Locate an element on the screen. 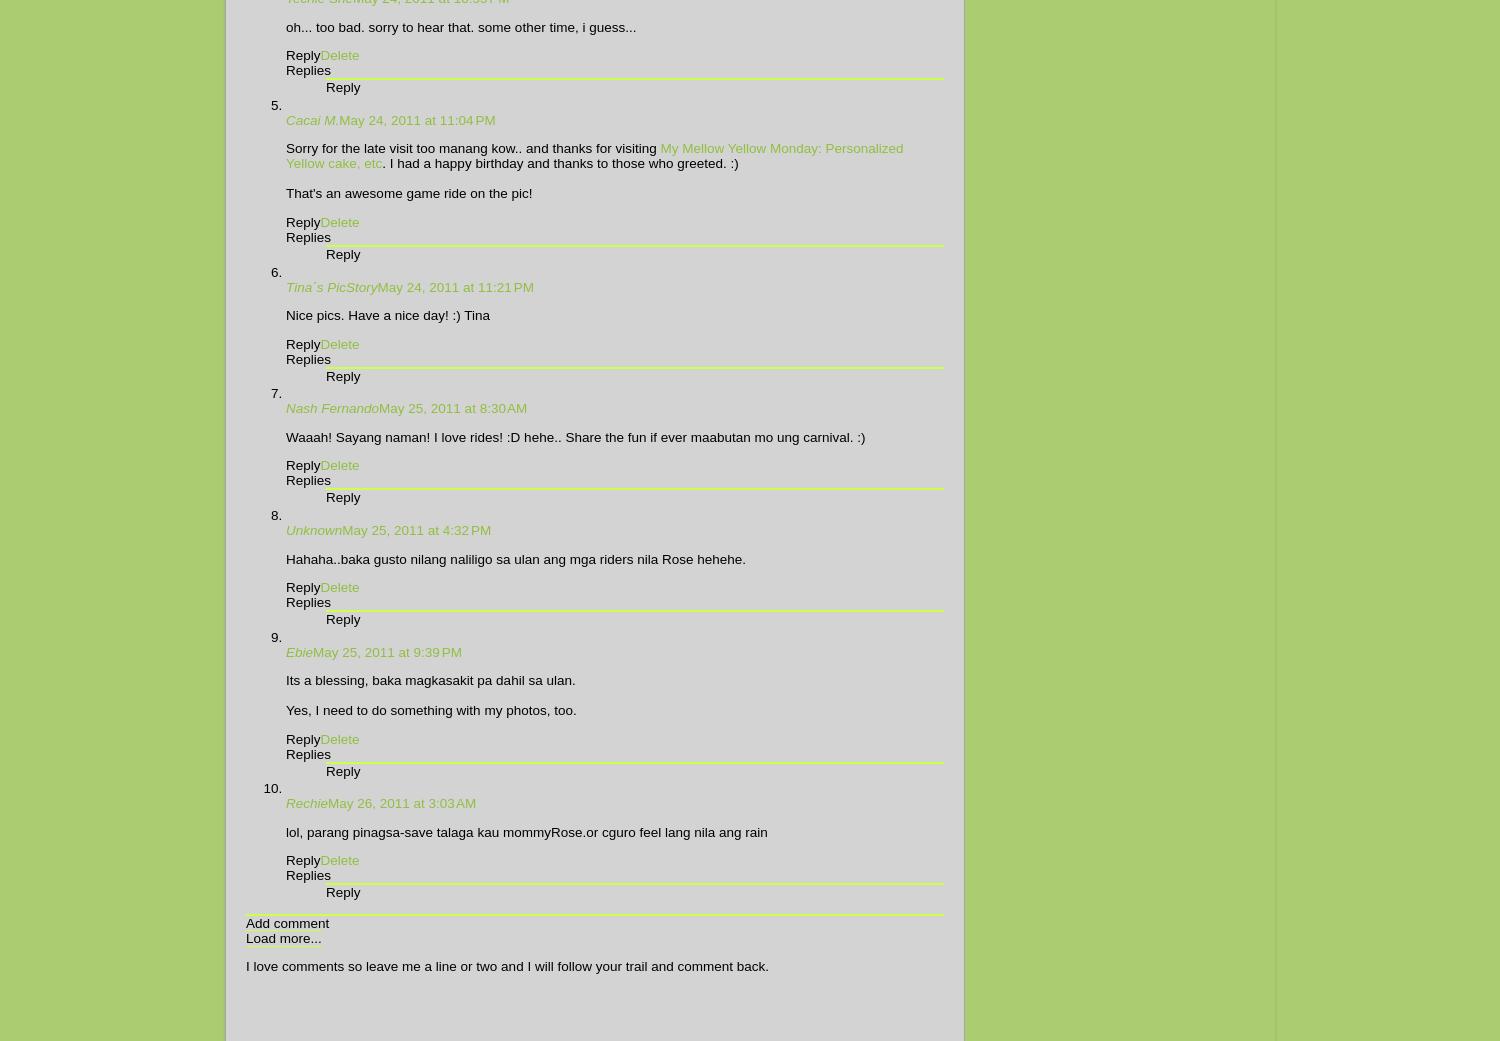 The height and width of the screenshot is (1041, 1500). 'Add comment' is located at coordinates (287, 921).